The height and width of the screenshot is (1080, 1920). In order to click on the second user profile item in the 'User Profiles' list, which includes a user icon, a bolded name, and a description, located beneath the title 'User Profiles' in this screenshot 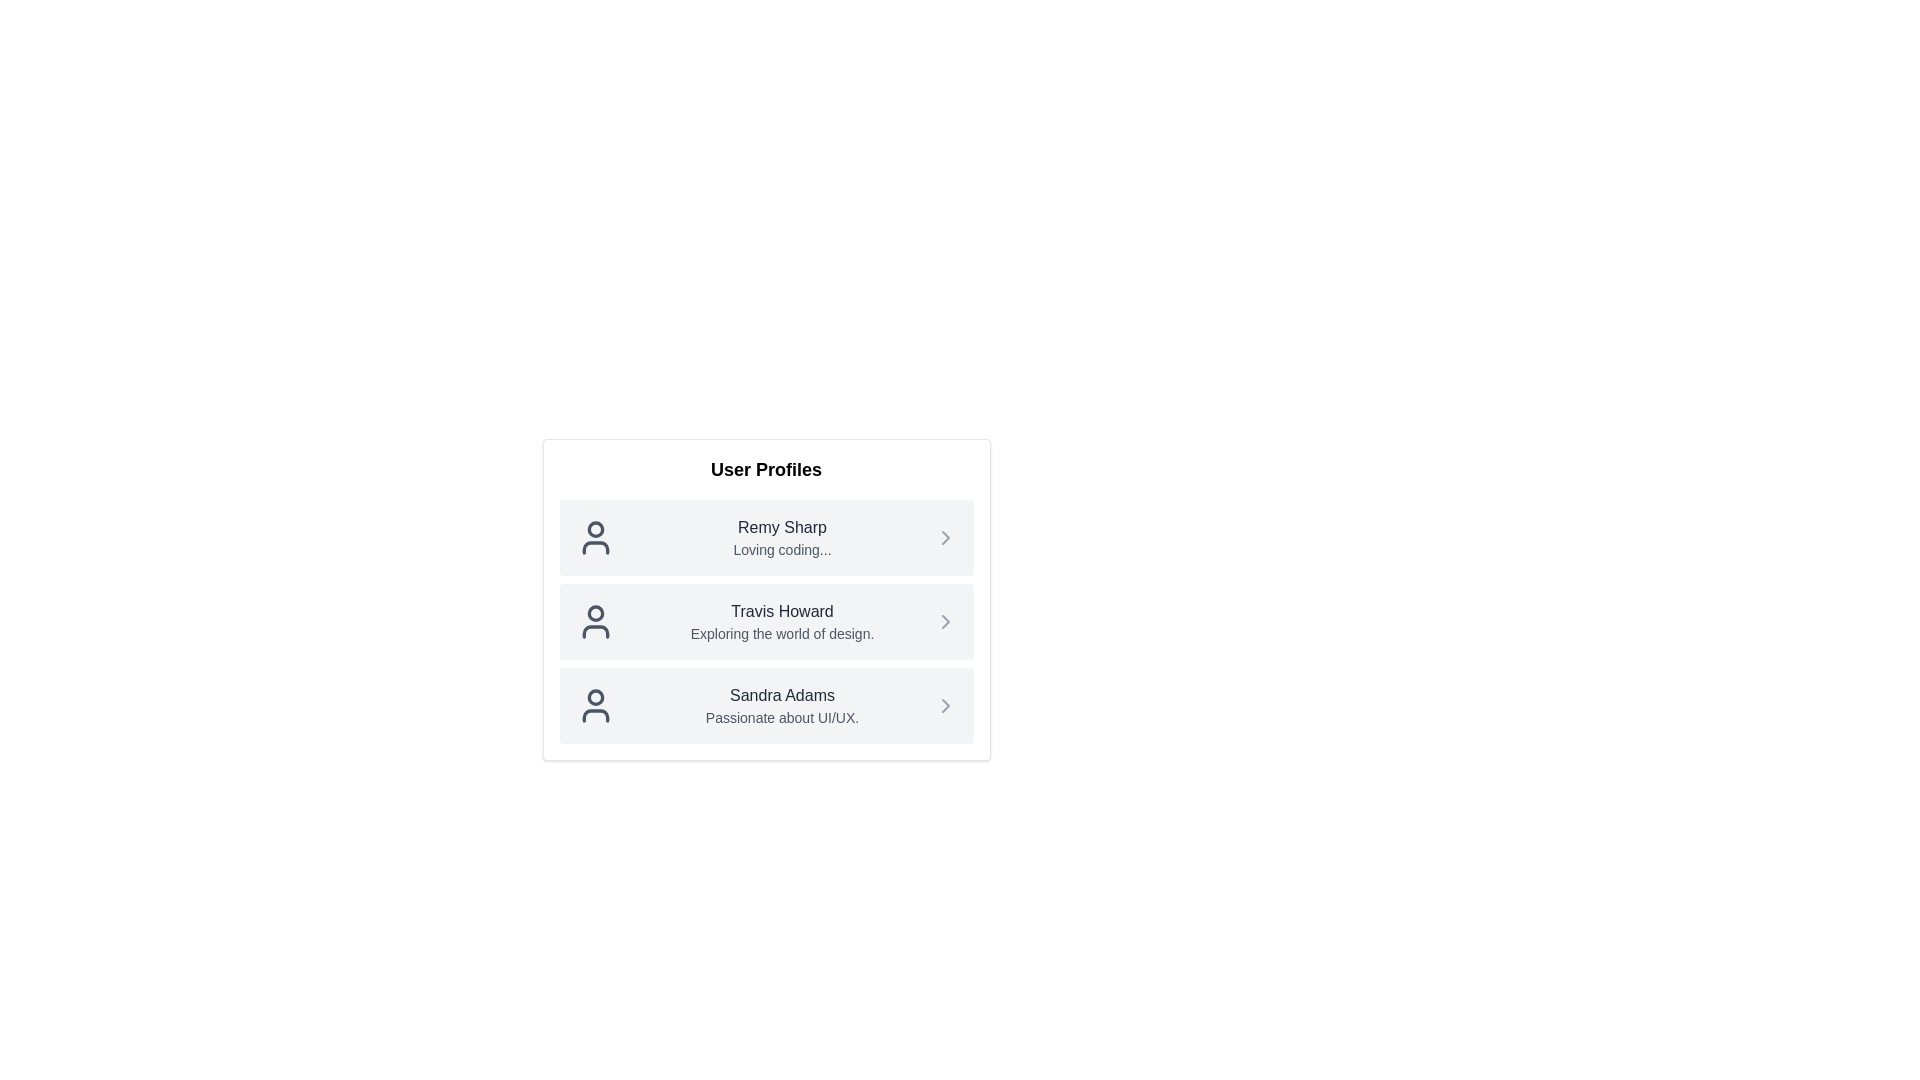, I will do `click(765, 599)`.